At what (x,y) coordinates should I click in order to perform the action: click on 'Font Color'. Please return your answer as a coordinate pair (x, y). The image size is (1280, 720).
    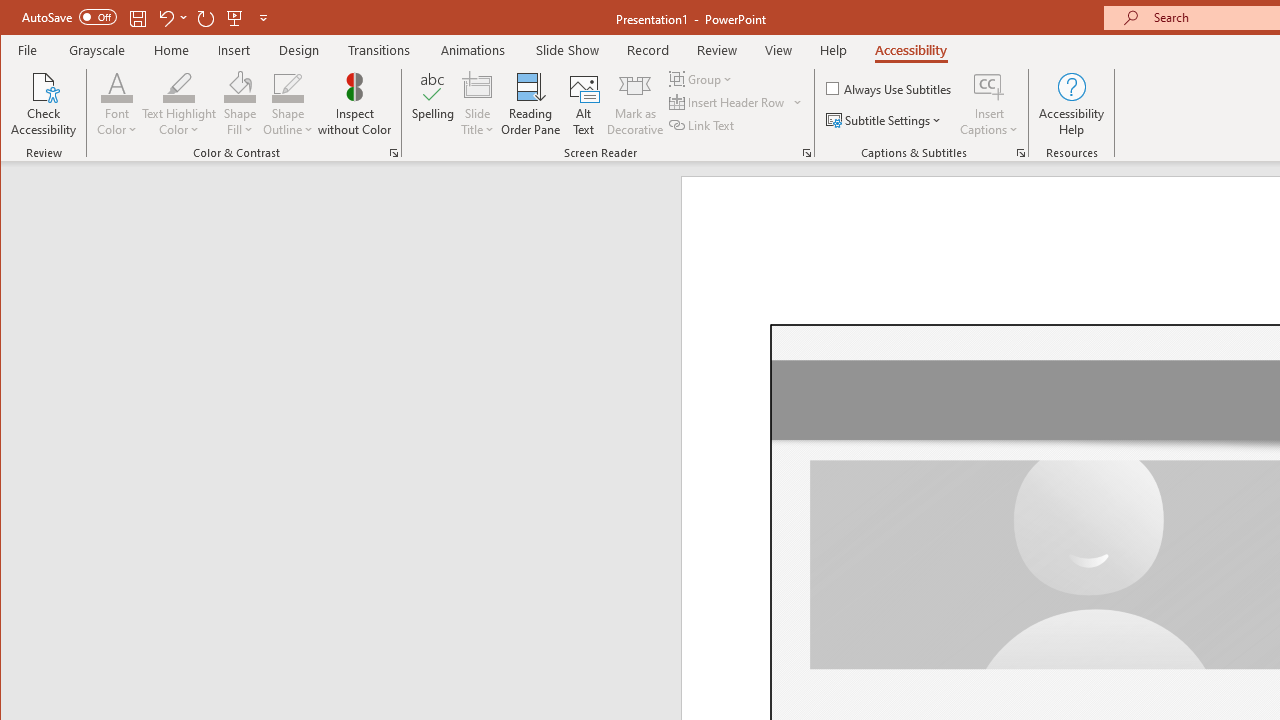
    Looking at the image, I should click on (116, 85).